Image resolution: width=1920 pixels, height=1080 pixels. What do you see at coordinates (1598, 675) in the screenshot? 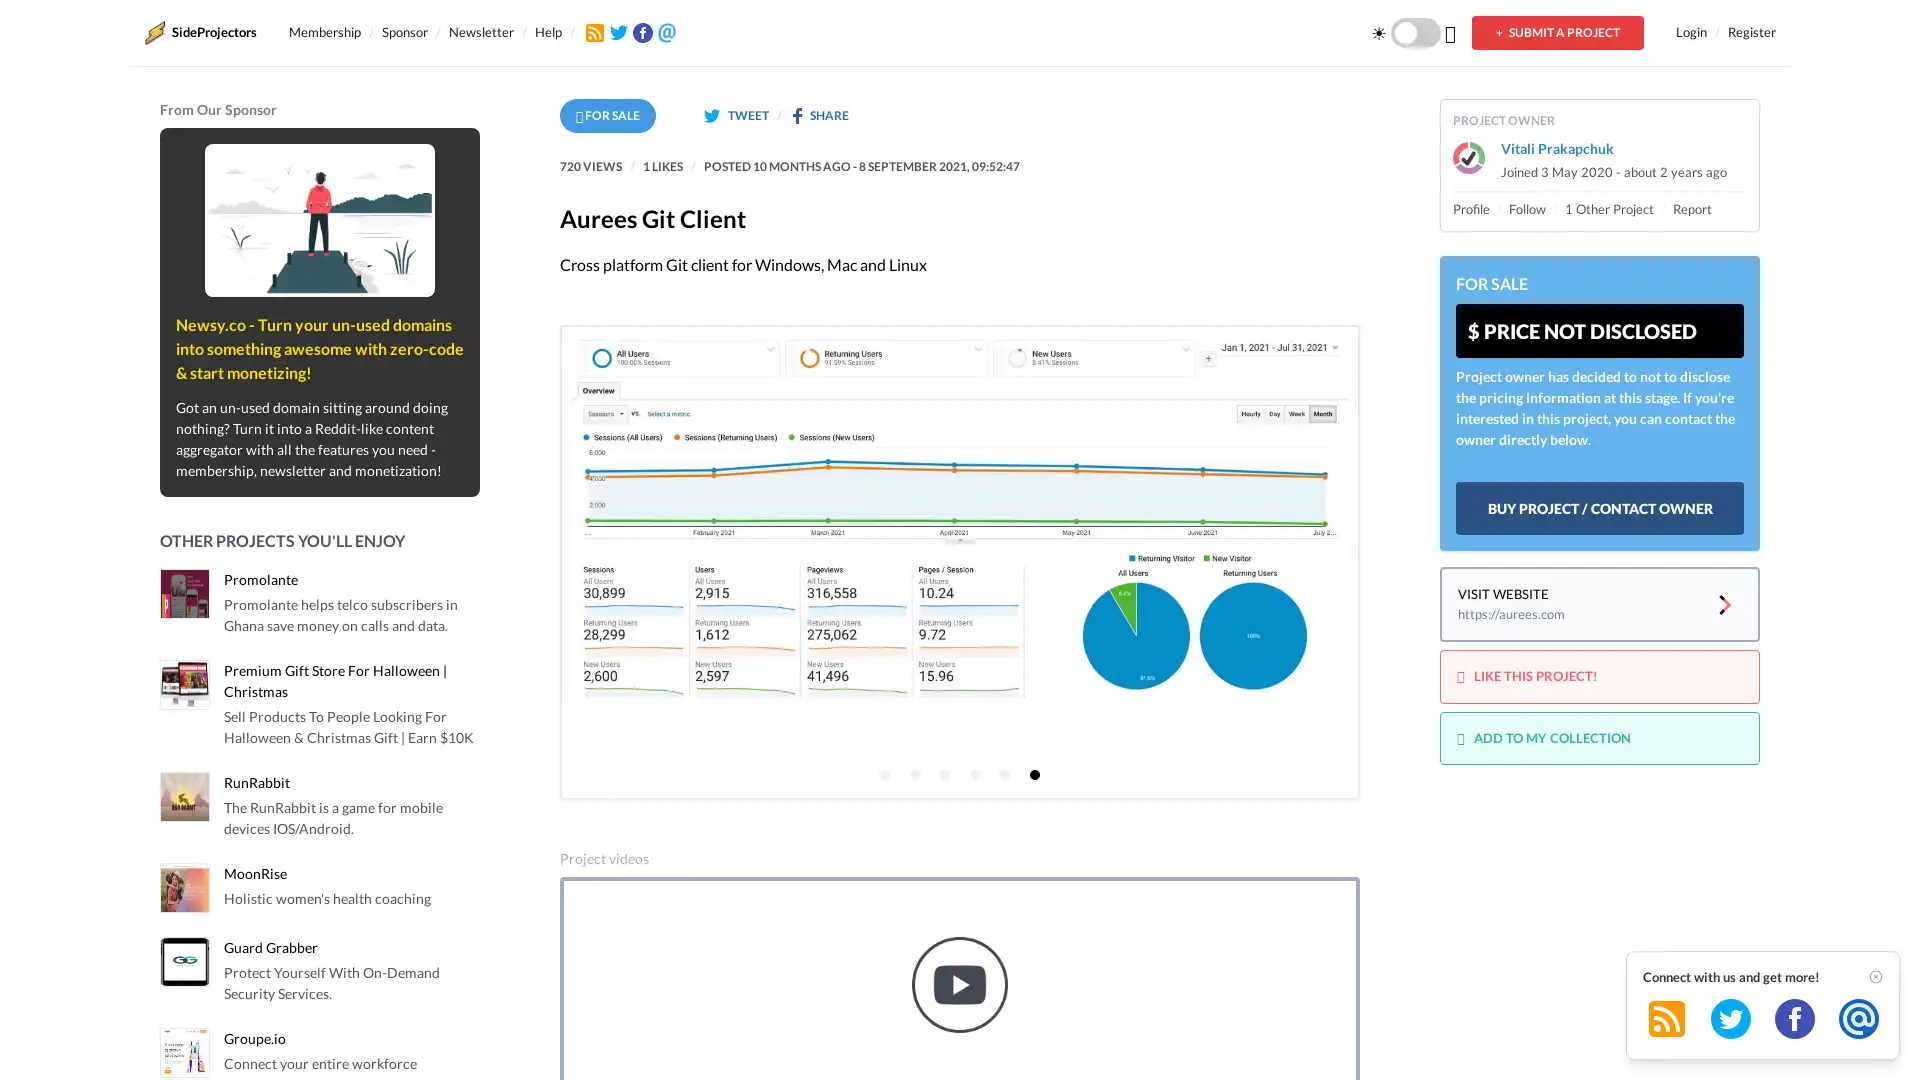
I see `LIKE THIS PROJECT!` at bounding box center [1598, 675].